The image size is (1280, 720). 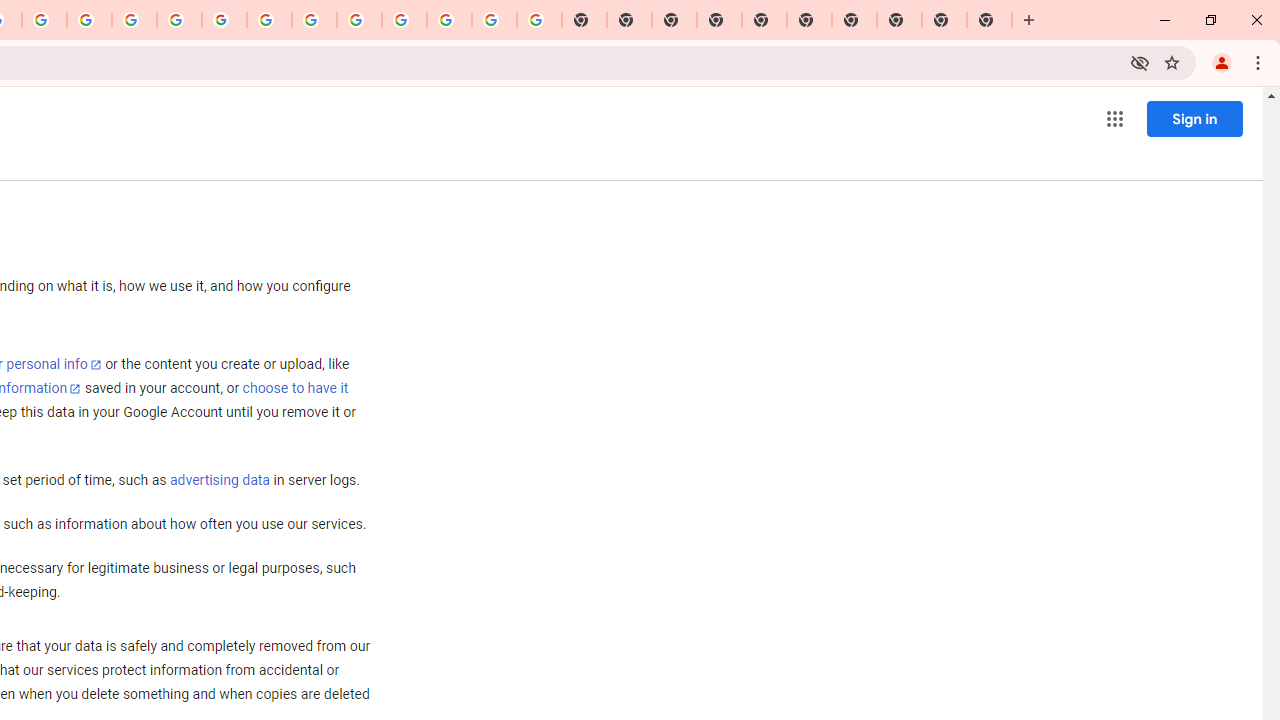 I want to click on 'Privacy Help Center - Policies Help', so click(x=133, y=20).